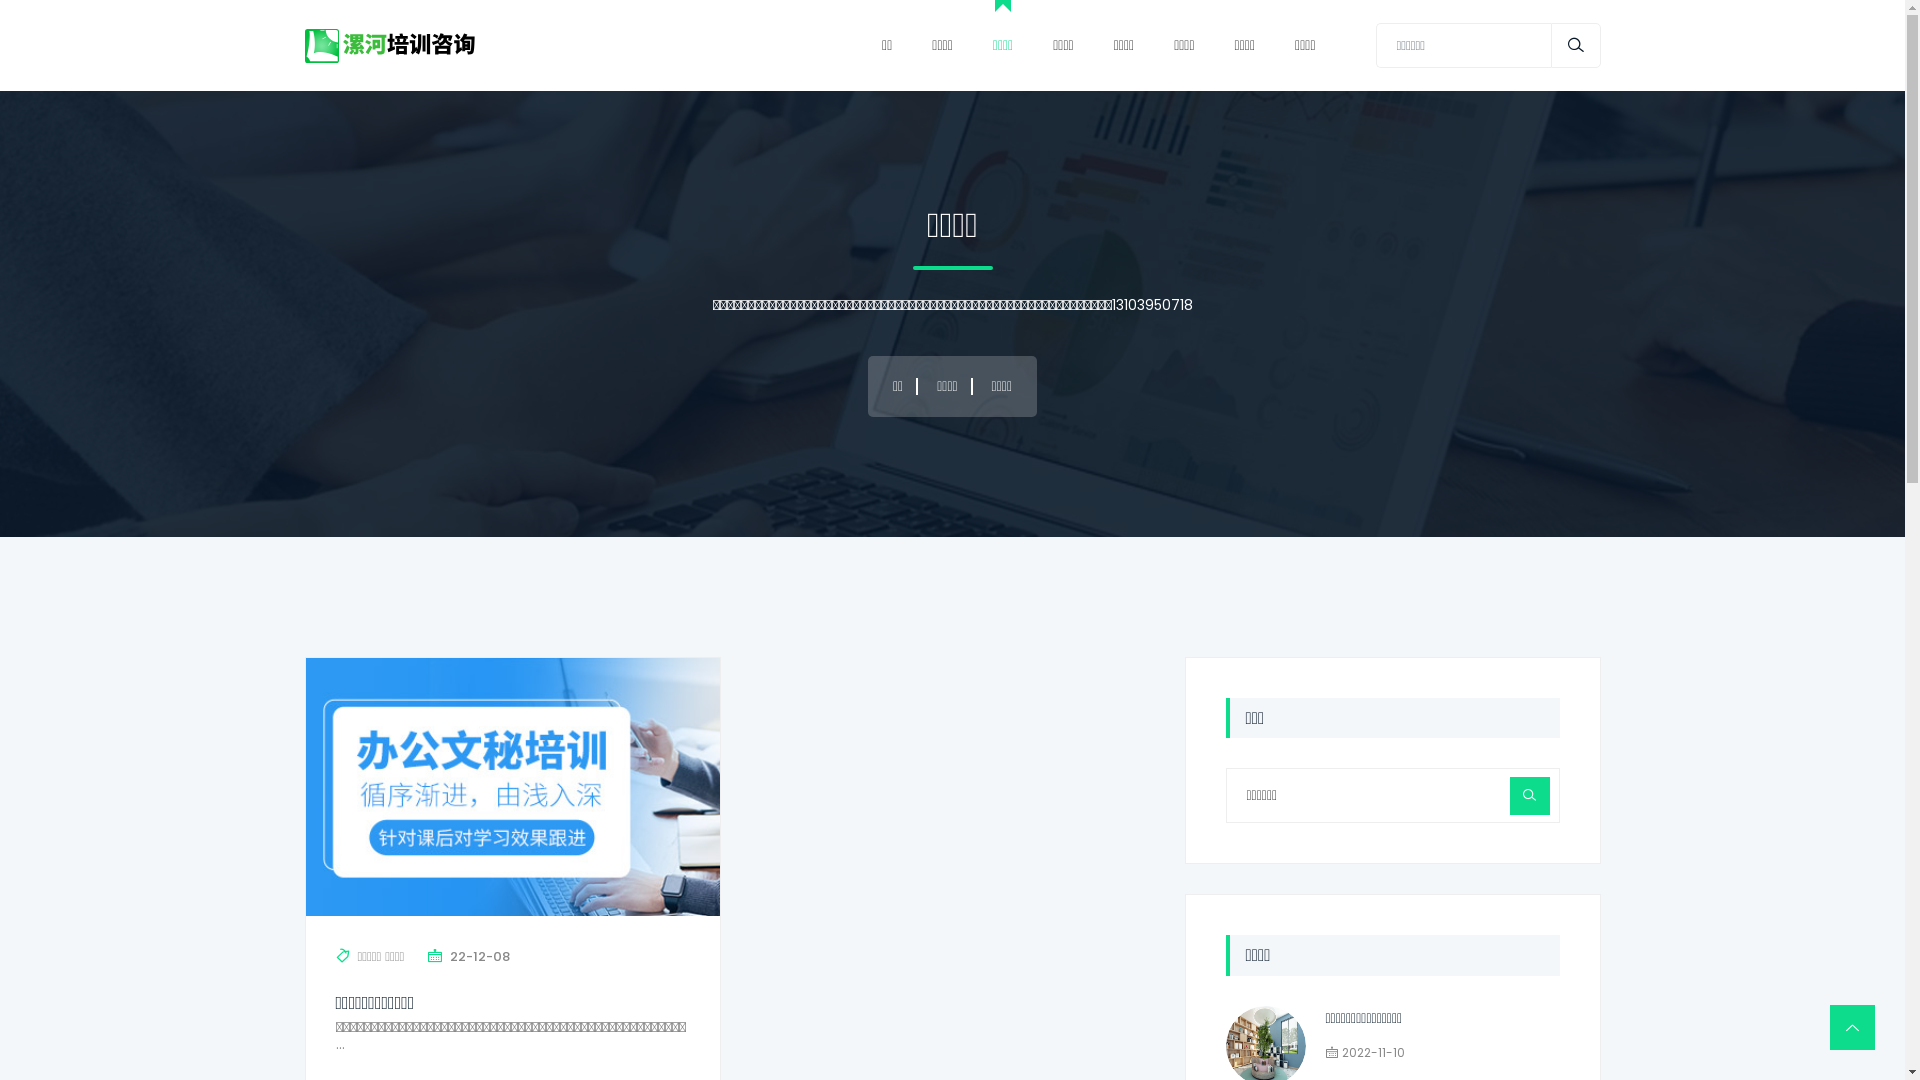 This screenshot has height=1080, width=1920. What do you see at coordinates (449, 955) in the screenshot?
I see `'22-12-08'` at bounding box center [449, 955].